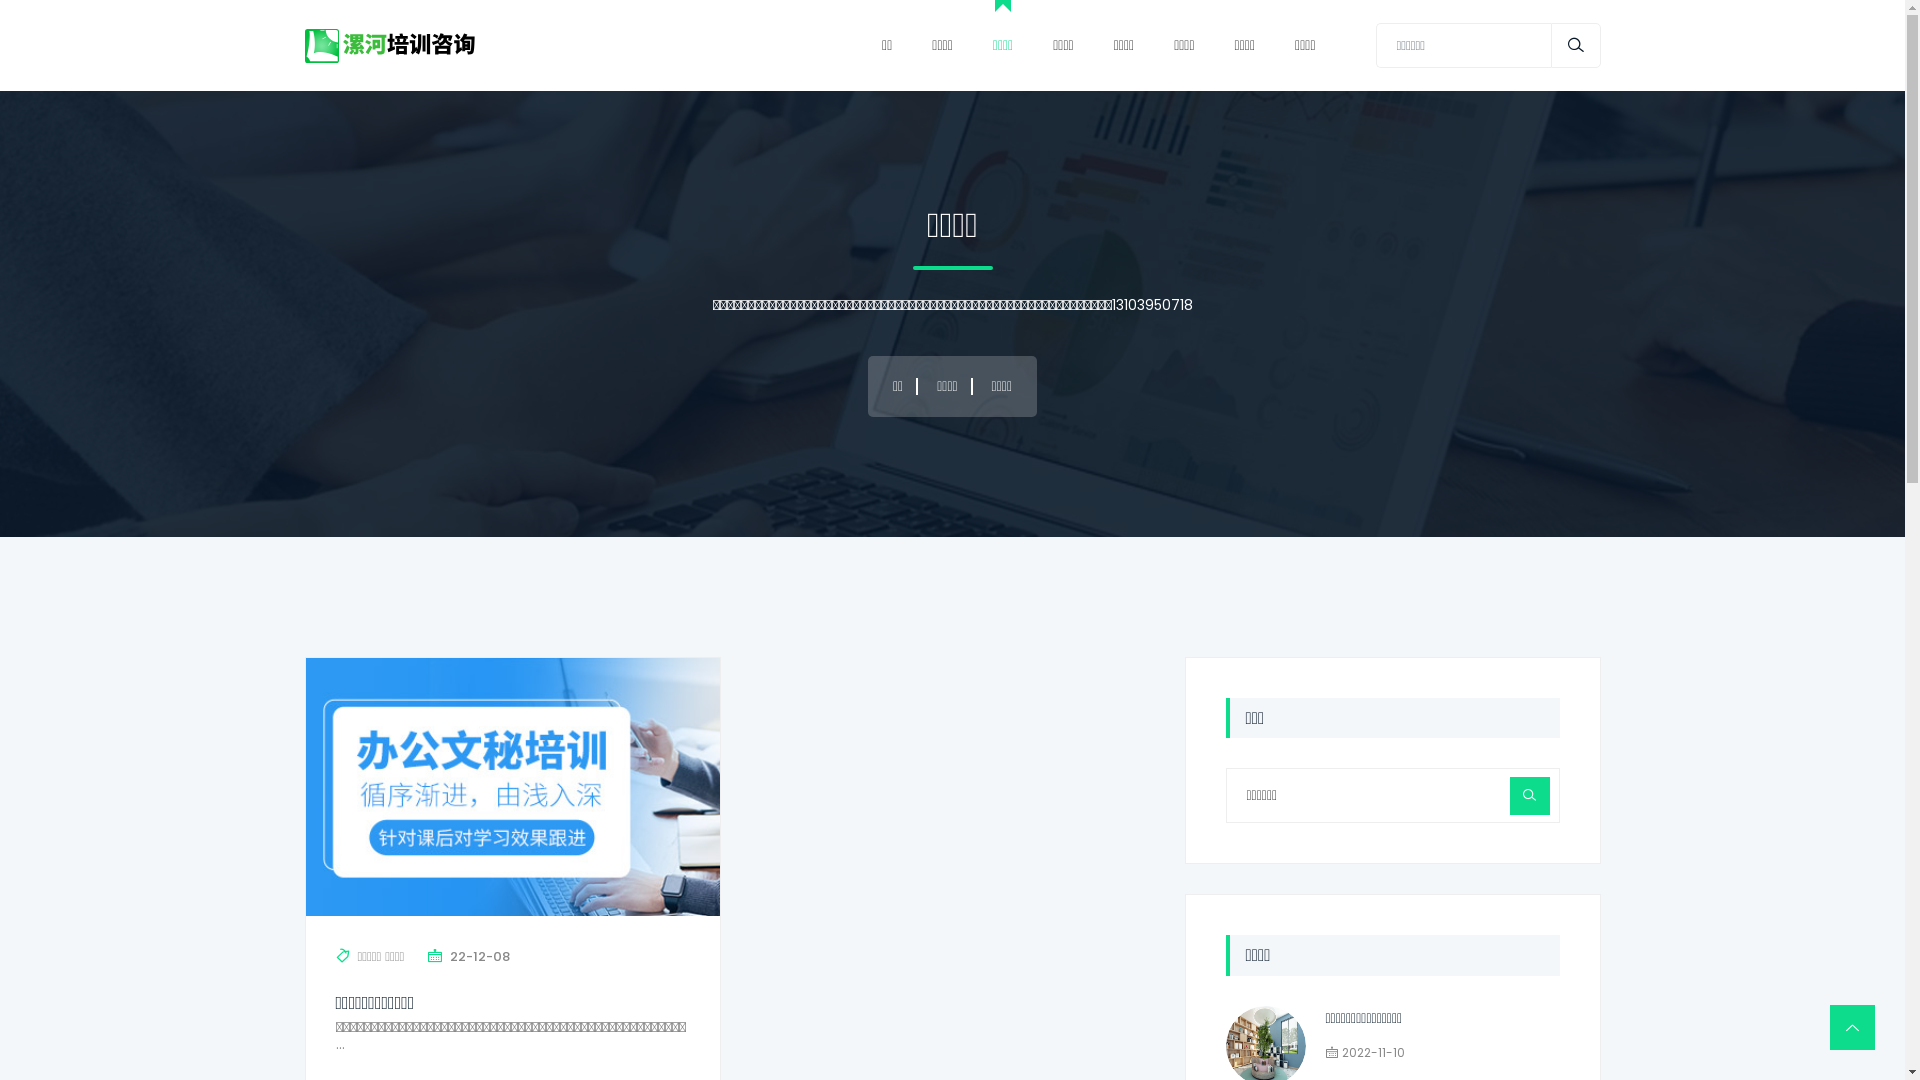 This screenshot has height=1080, width=1920. What do you see at coordinates (449, 955) in the screenshot?
I see `'22-12-08'` at bounding box center [449, 955].